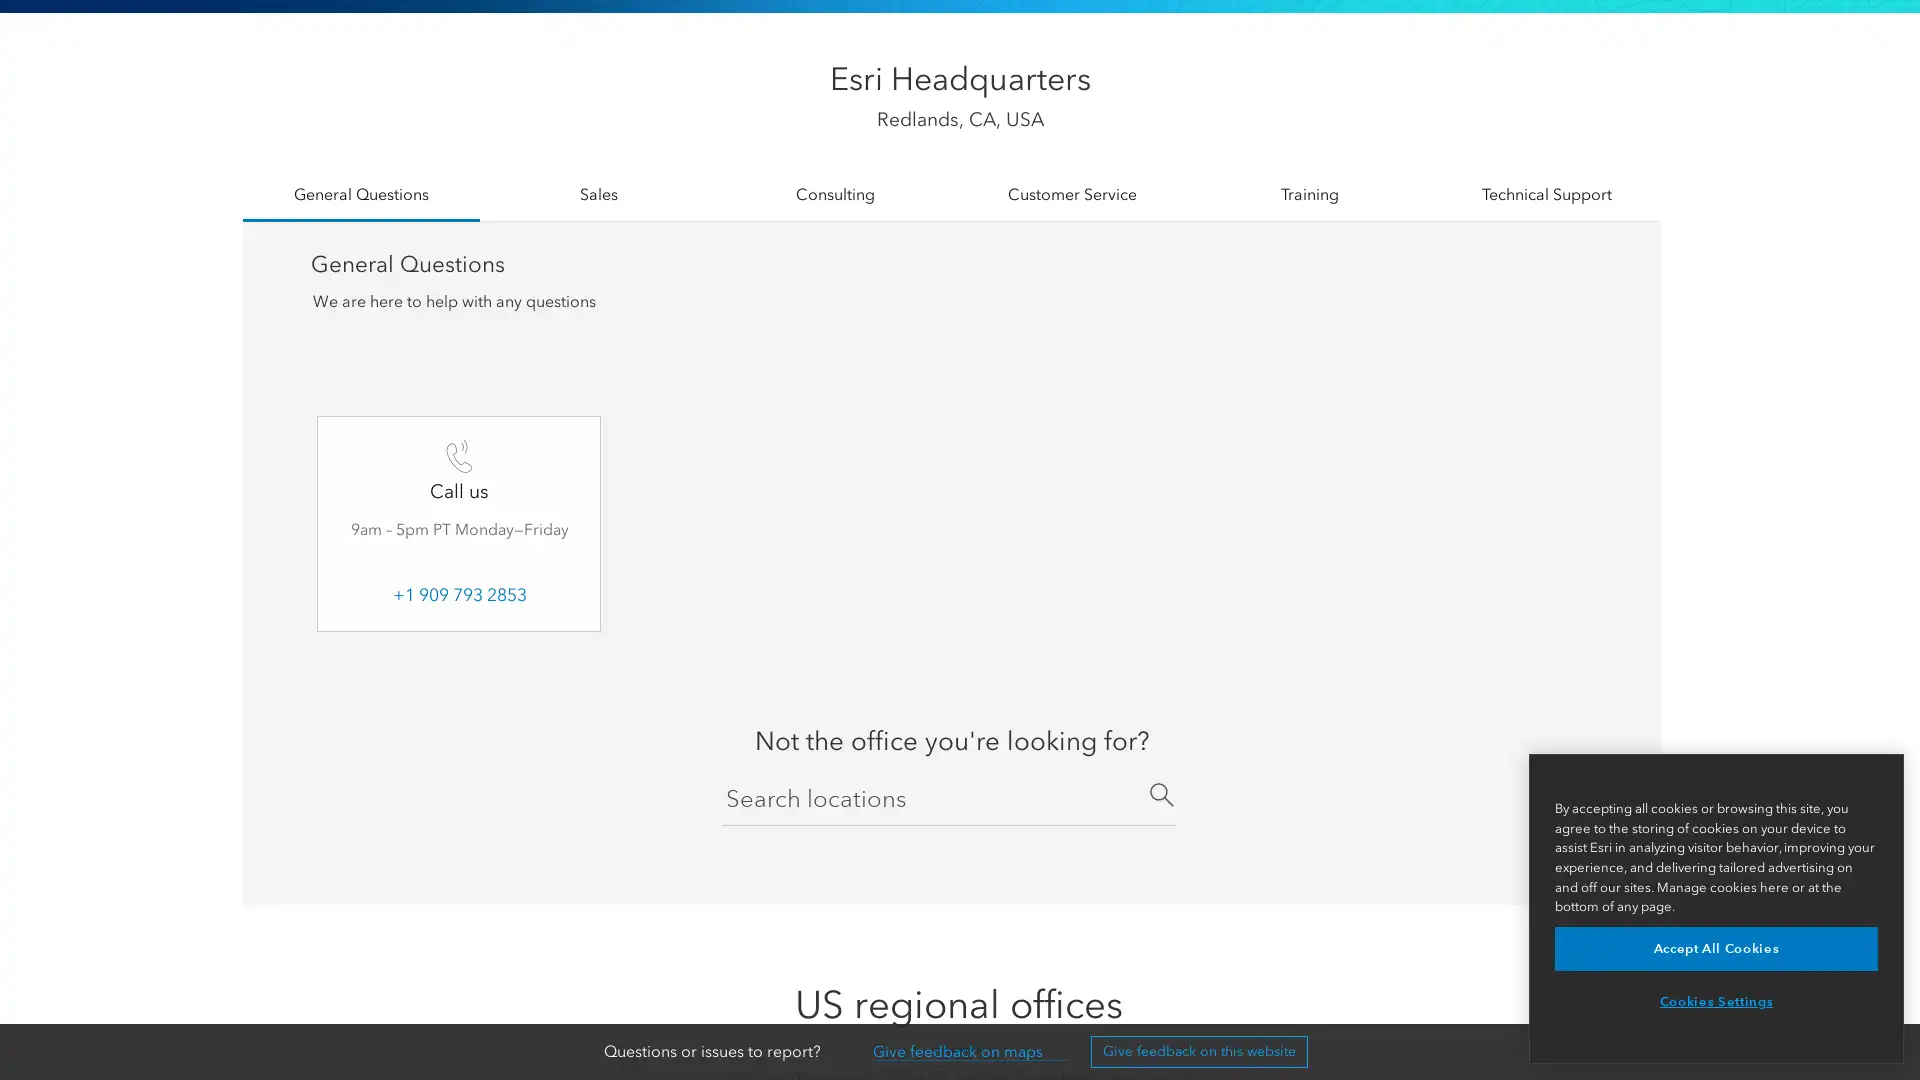 Image resolution: width=1920 pixels, height=1080 pixels. I want to click on Accept All Cookies, so click(1715, 947).